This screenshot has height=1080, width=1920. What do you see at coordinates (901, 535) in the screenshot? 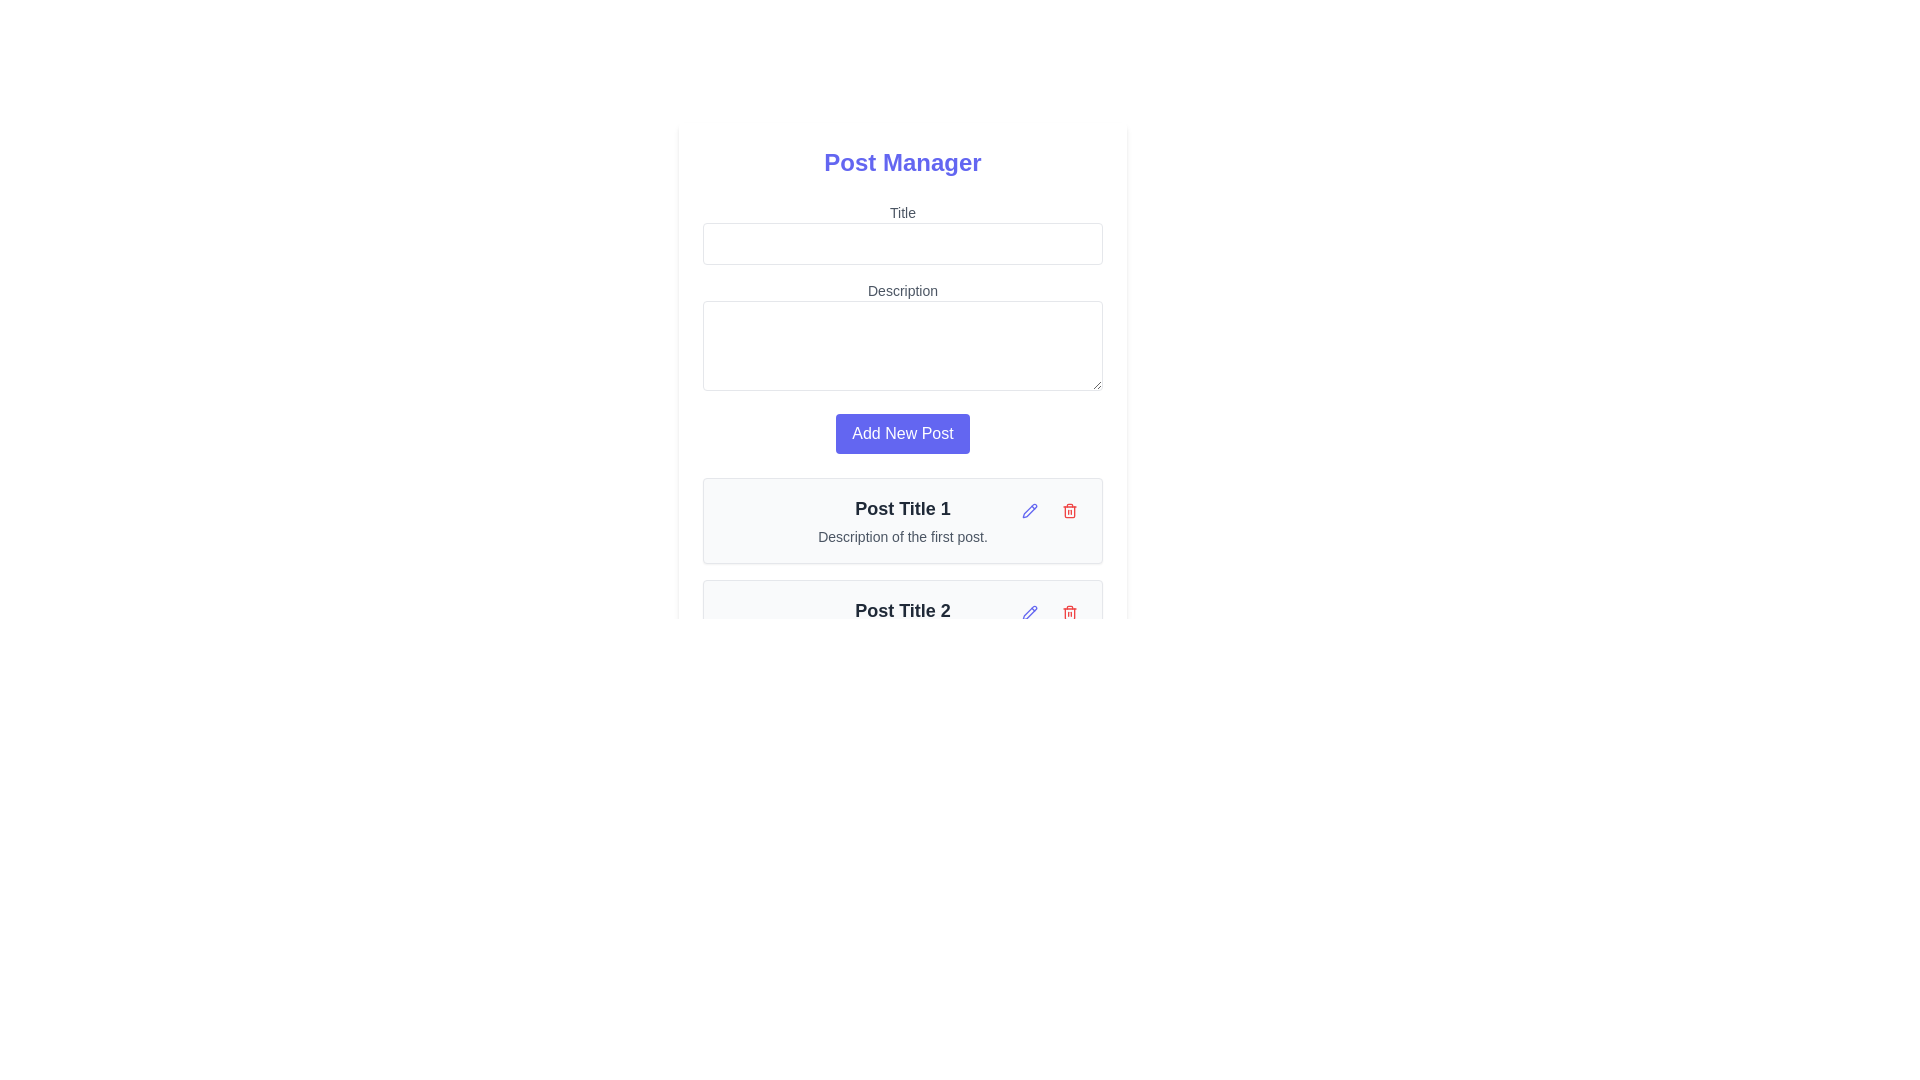
I see `the static text block displaying 'Description of the first post.' which is located directly beneath 'Post Title 1' in the first post card` at bounding box center [901, 535].